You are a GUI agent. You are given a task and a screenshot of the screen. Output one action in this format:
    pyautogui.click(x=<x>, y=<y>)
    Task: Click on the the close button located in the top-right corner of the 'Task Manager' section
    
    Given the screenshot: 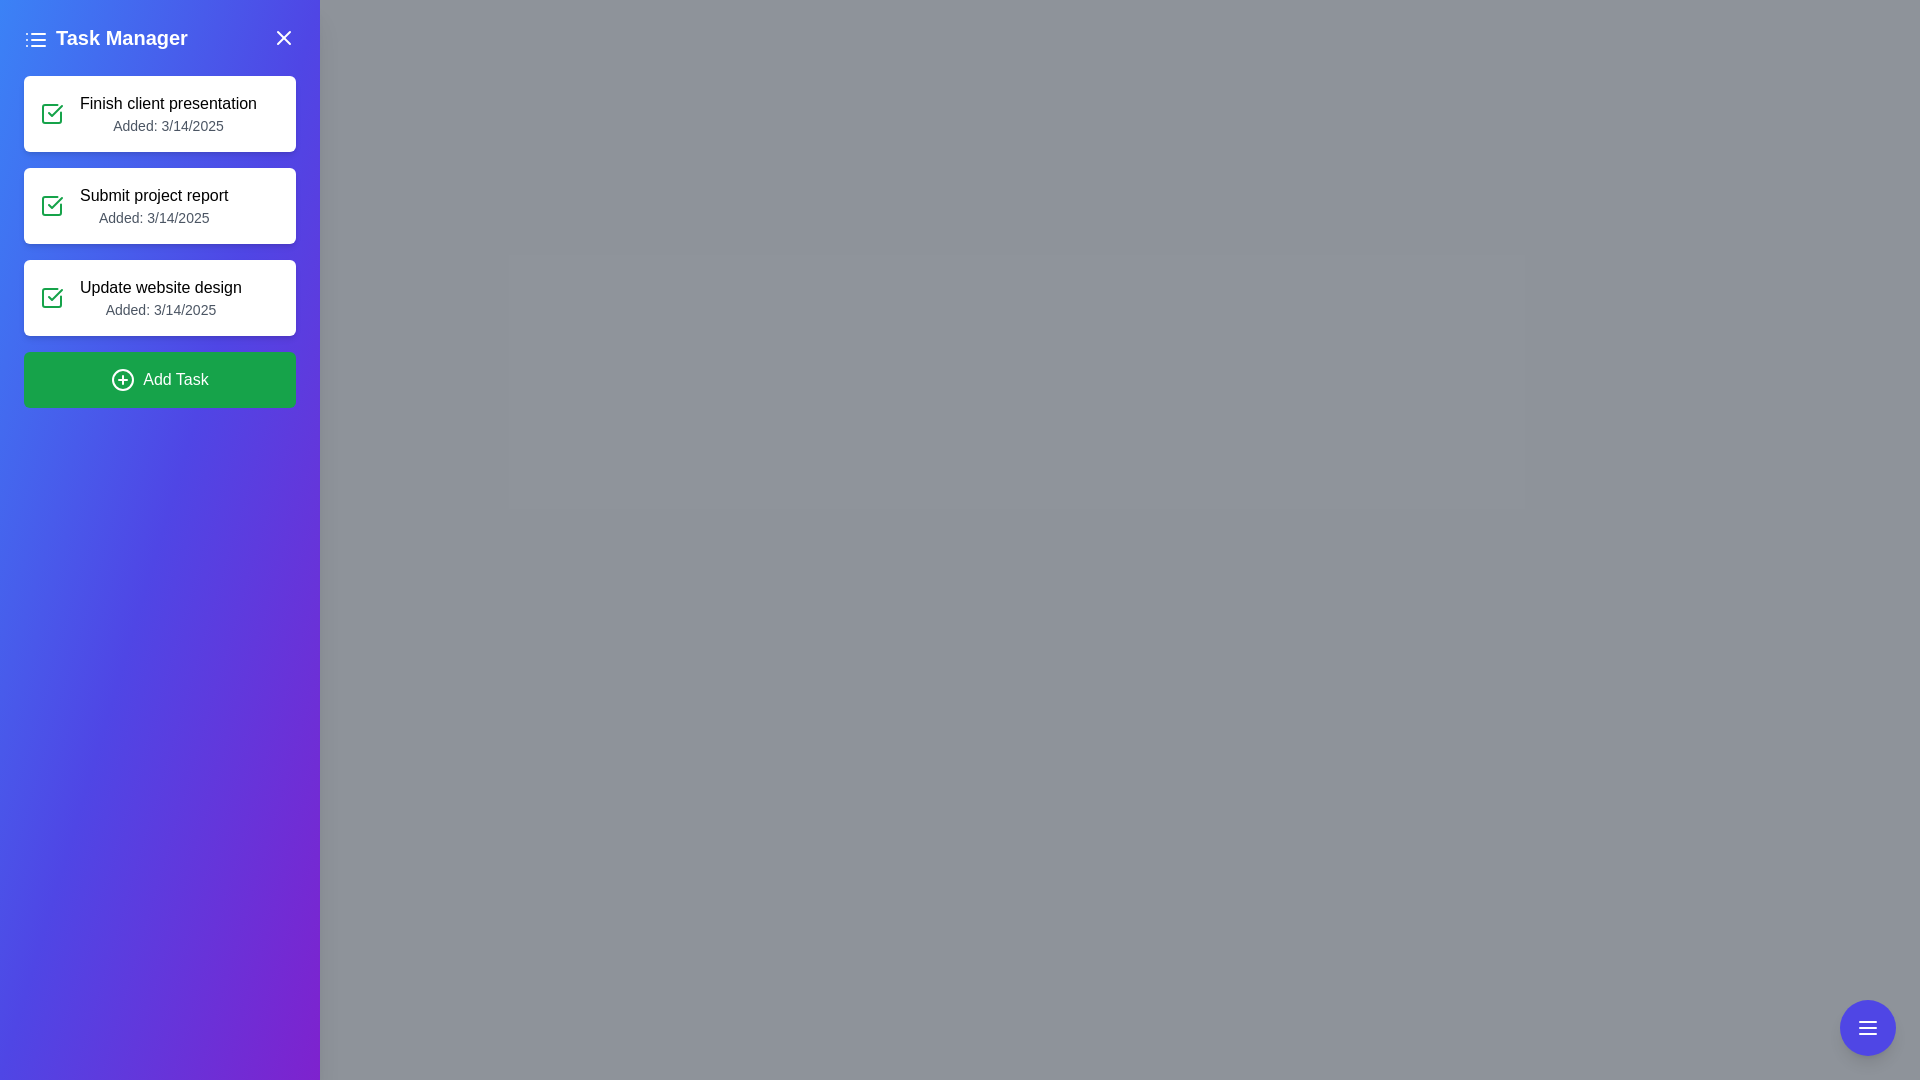 What is the action you would take?
    pyautogui.click(x=282, y=38)
    